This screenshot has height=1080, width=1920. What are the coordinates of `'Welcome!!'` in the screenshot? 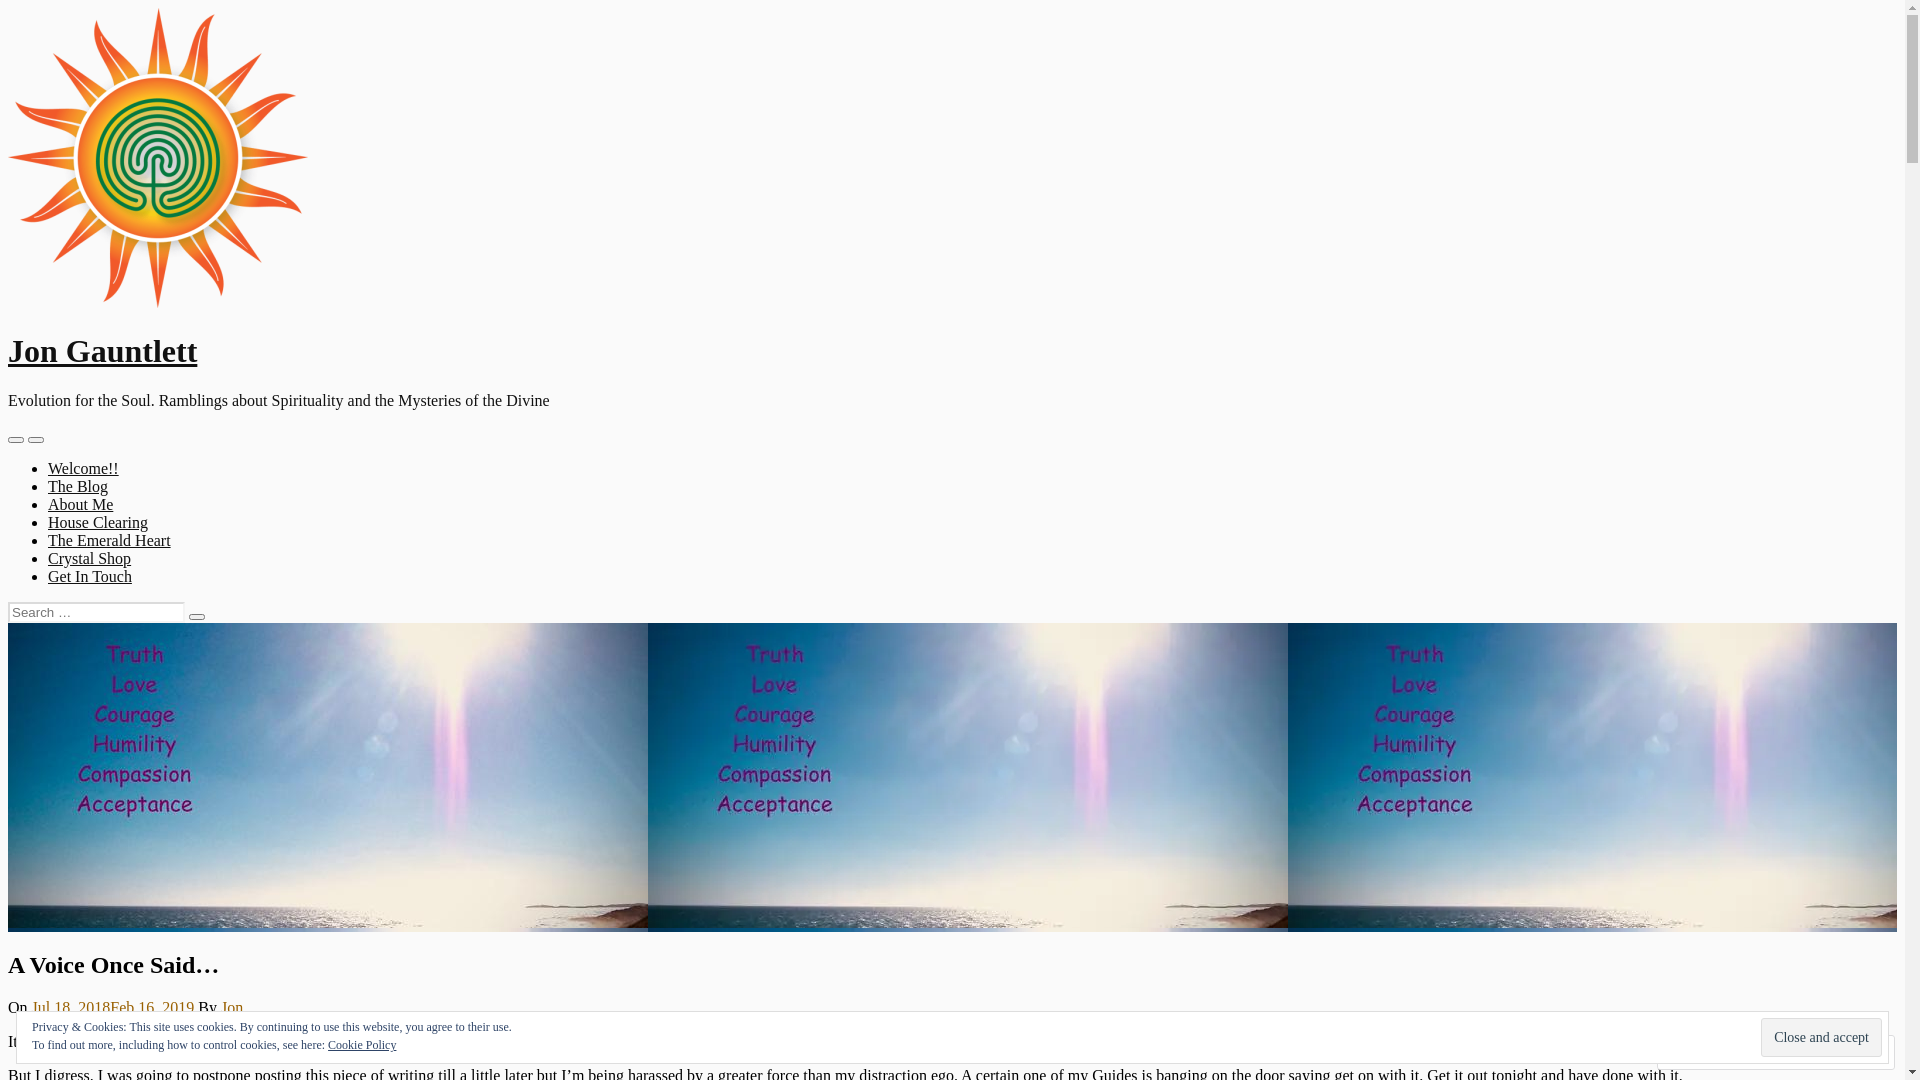 It's located at (82, 468).